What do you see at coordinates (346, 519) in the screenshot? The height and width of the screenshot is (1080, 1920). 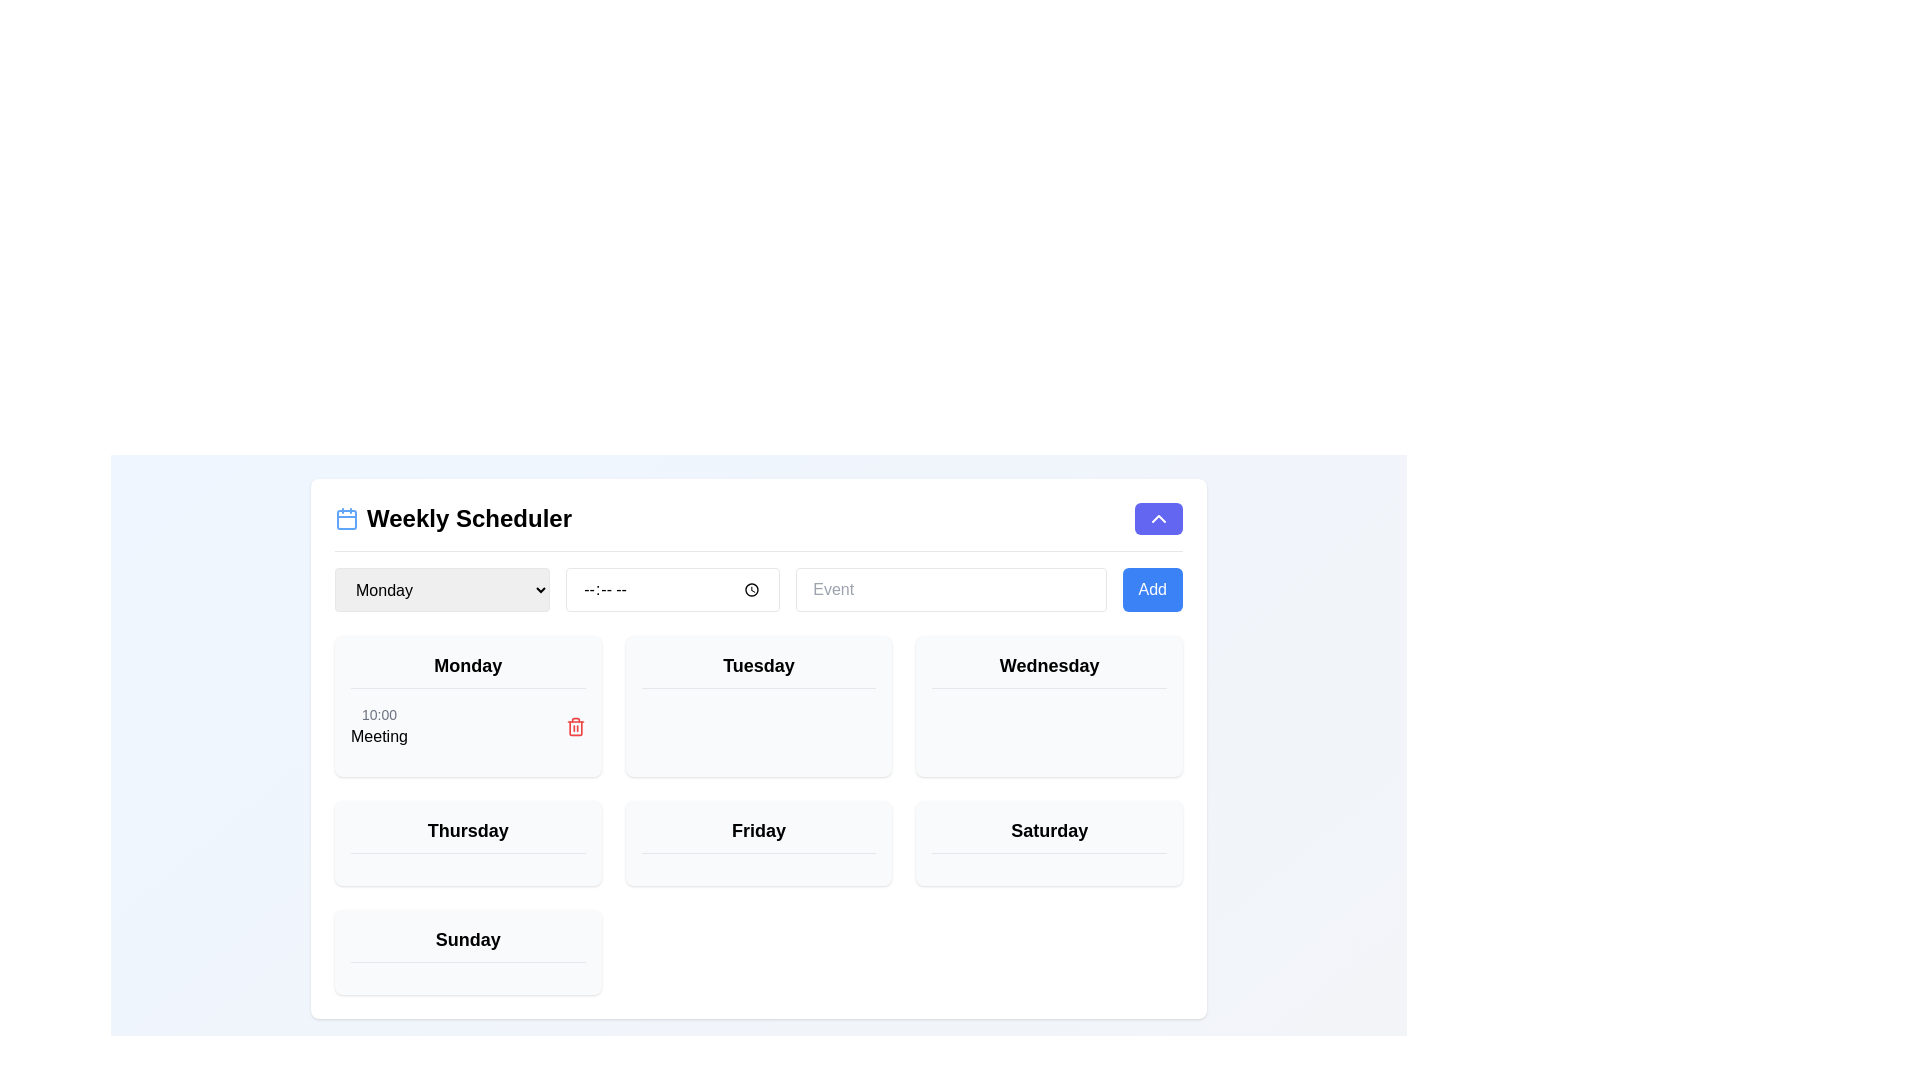 I see `the SVG graphical rectangle with rounded corners that is a central part of the calendar icon located at the top left of the user interface` at bounding box center [346, 519].